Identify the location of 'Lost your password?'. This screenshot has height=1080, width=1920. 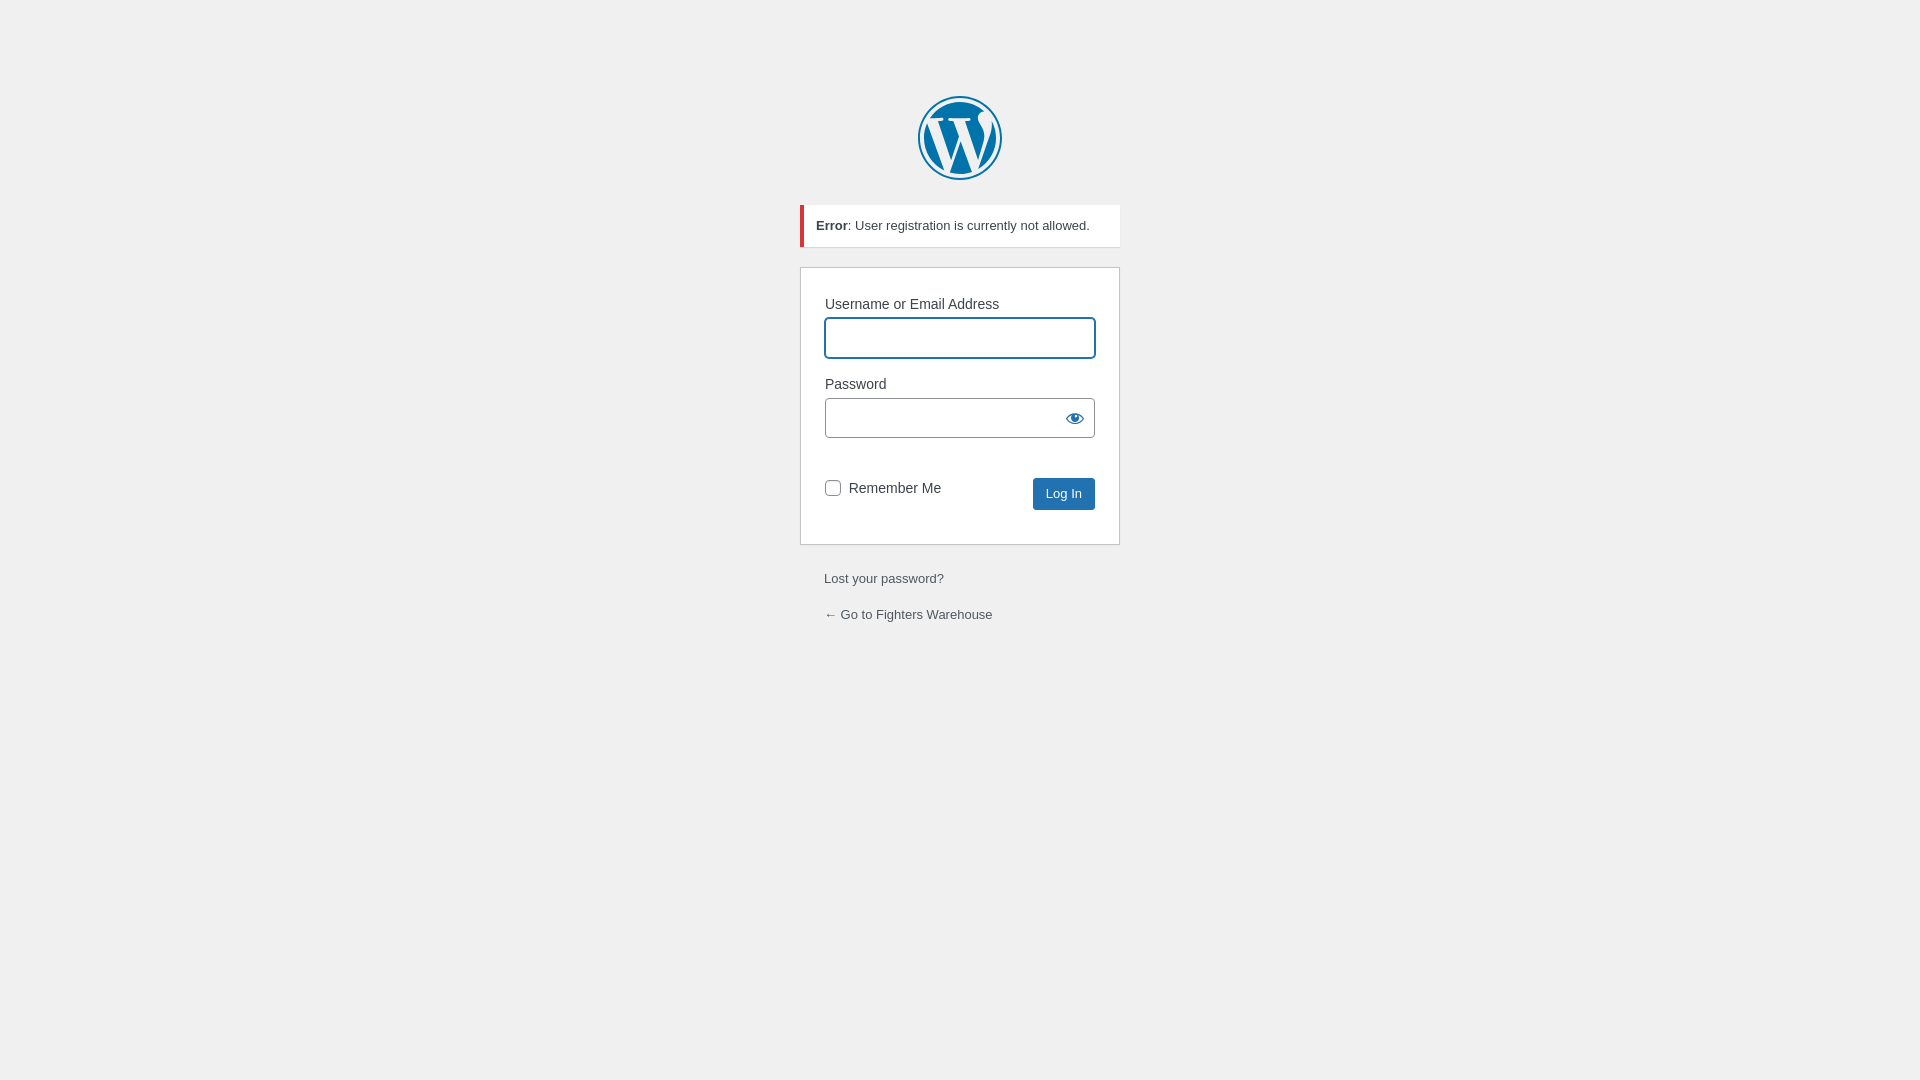
(882, 578).